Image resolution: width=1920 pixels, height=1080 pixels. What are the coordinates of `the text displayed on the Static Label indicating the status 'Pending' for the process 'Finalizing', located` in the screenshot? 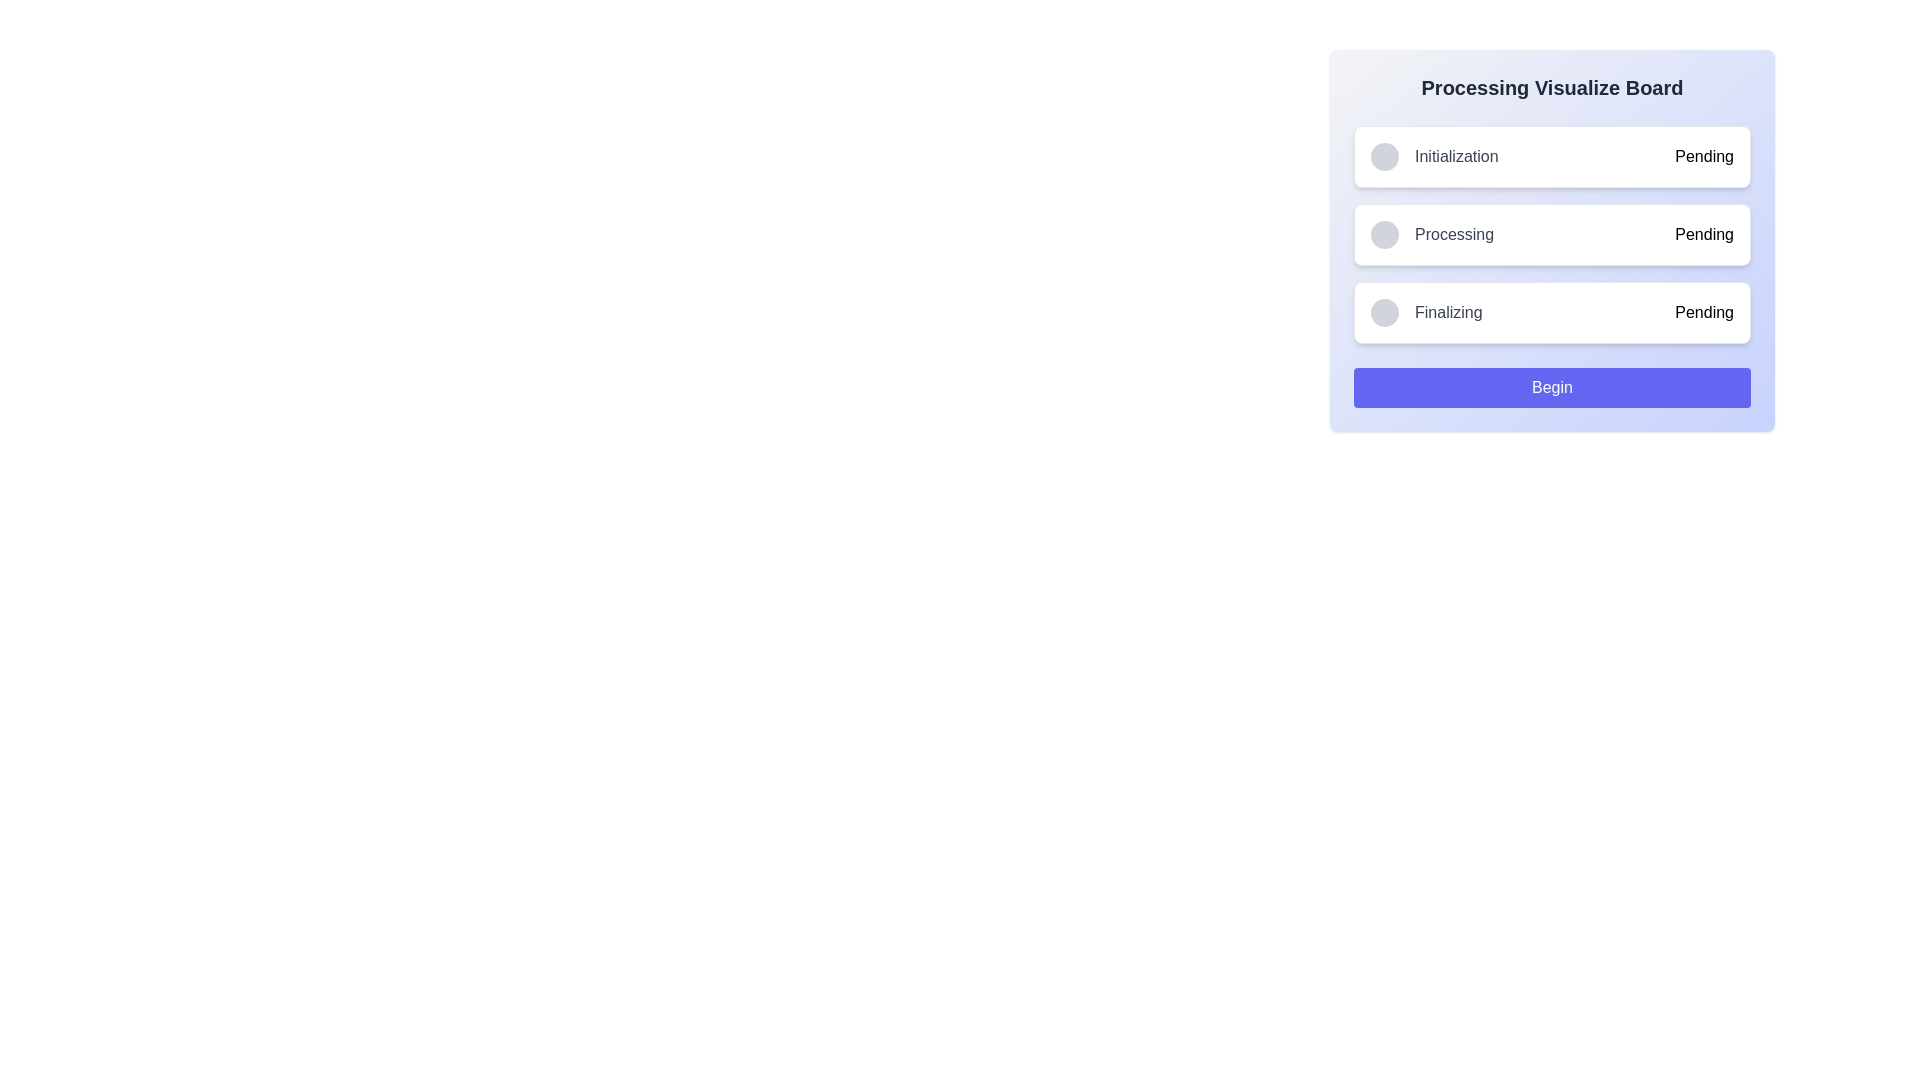 It's located at (1703, 312).